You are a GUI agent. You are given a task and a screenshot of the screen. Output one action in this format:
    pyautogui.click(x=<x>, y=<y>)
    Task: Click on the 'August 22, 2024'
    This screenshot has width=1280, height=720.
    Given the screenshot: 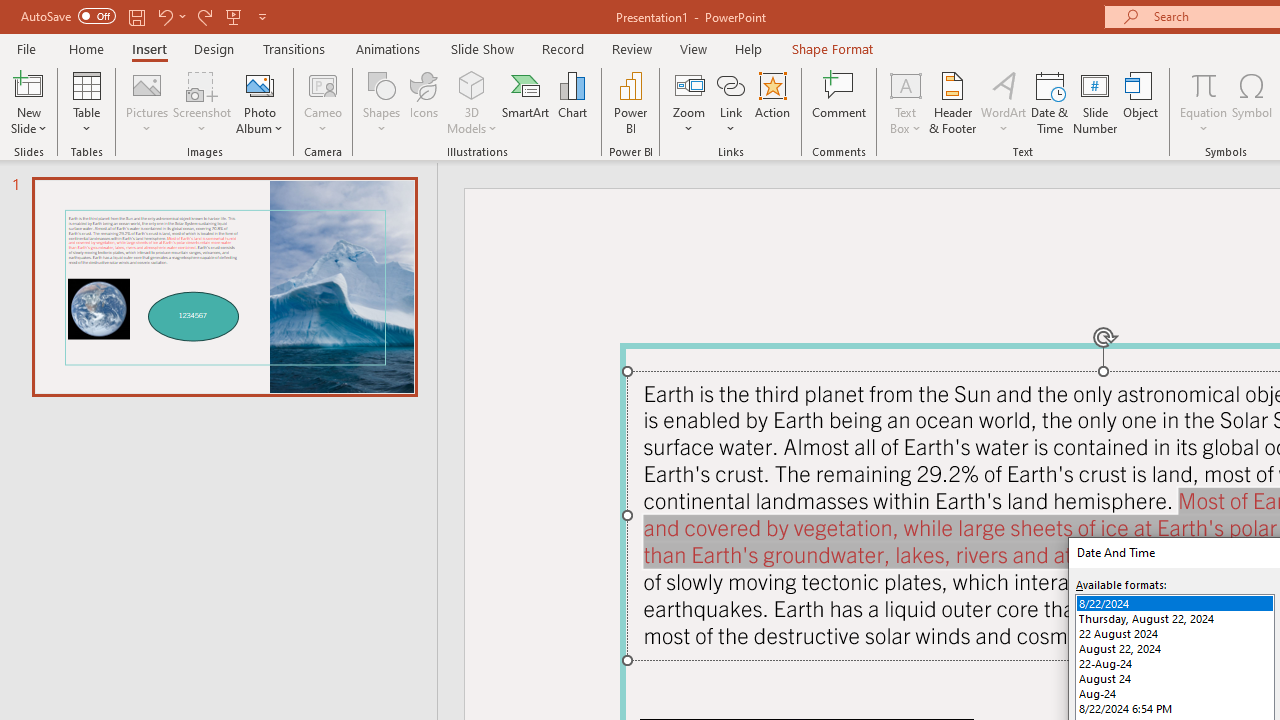 What is the action you would take?
    pyautogui.click(x=1175, y=648)
    